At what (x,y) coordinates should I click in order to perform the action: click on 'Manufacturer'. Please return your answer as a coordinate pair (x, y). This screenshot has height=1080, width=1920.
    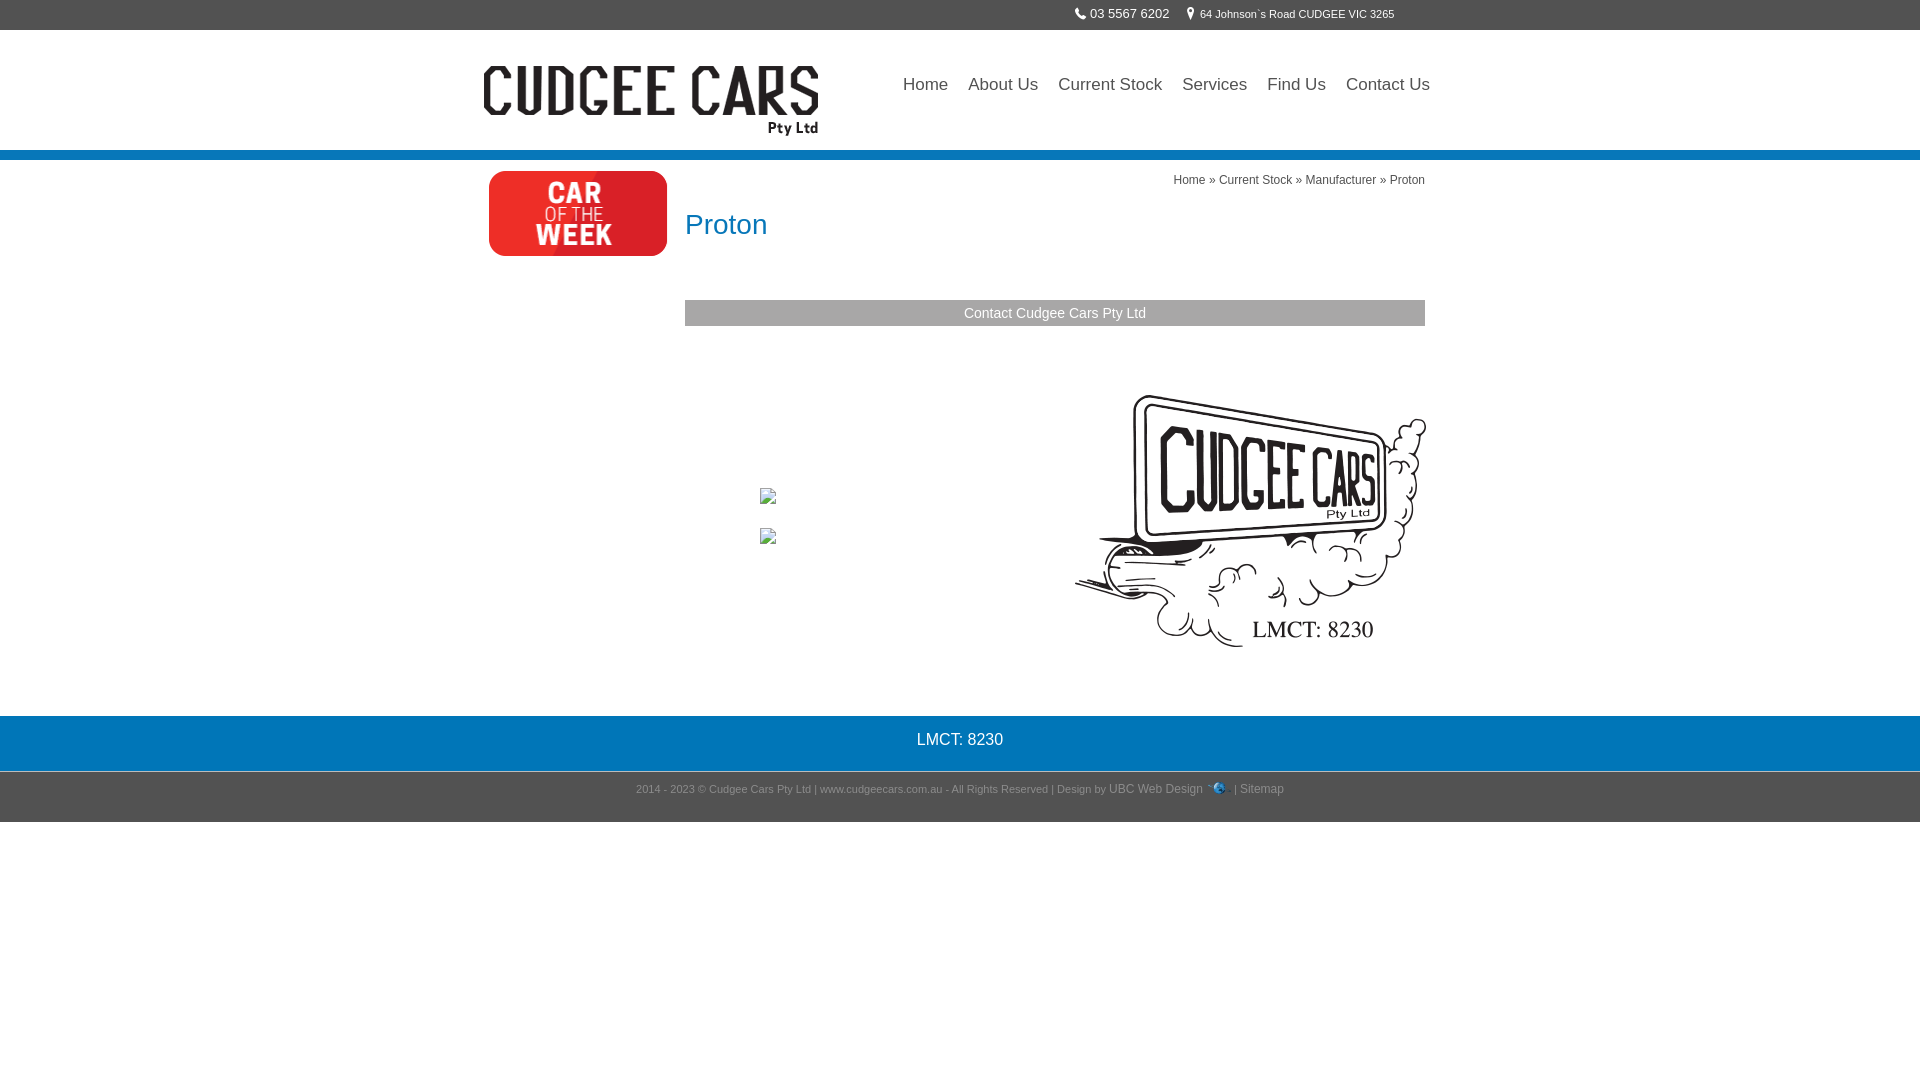
    Looking at the image, I should click on (1341, 180).